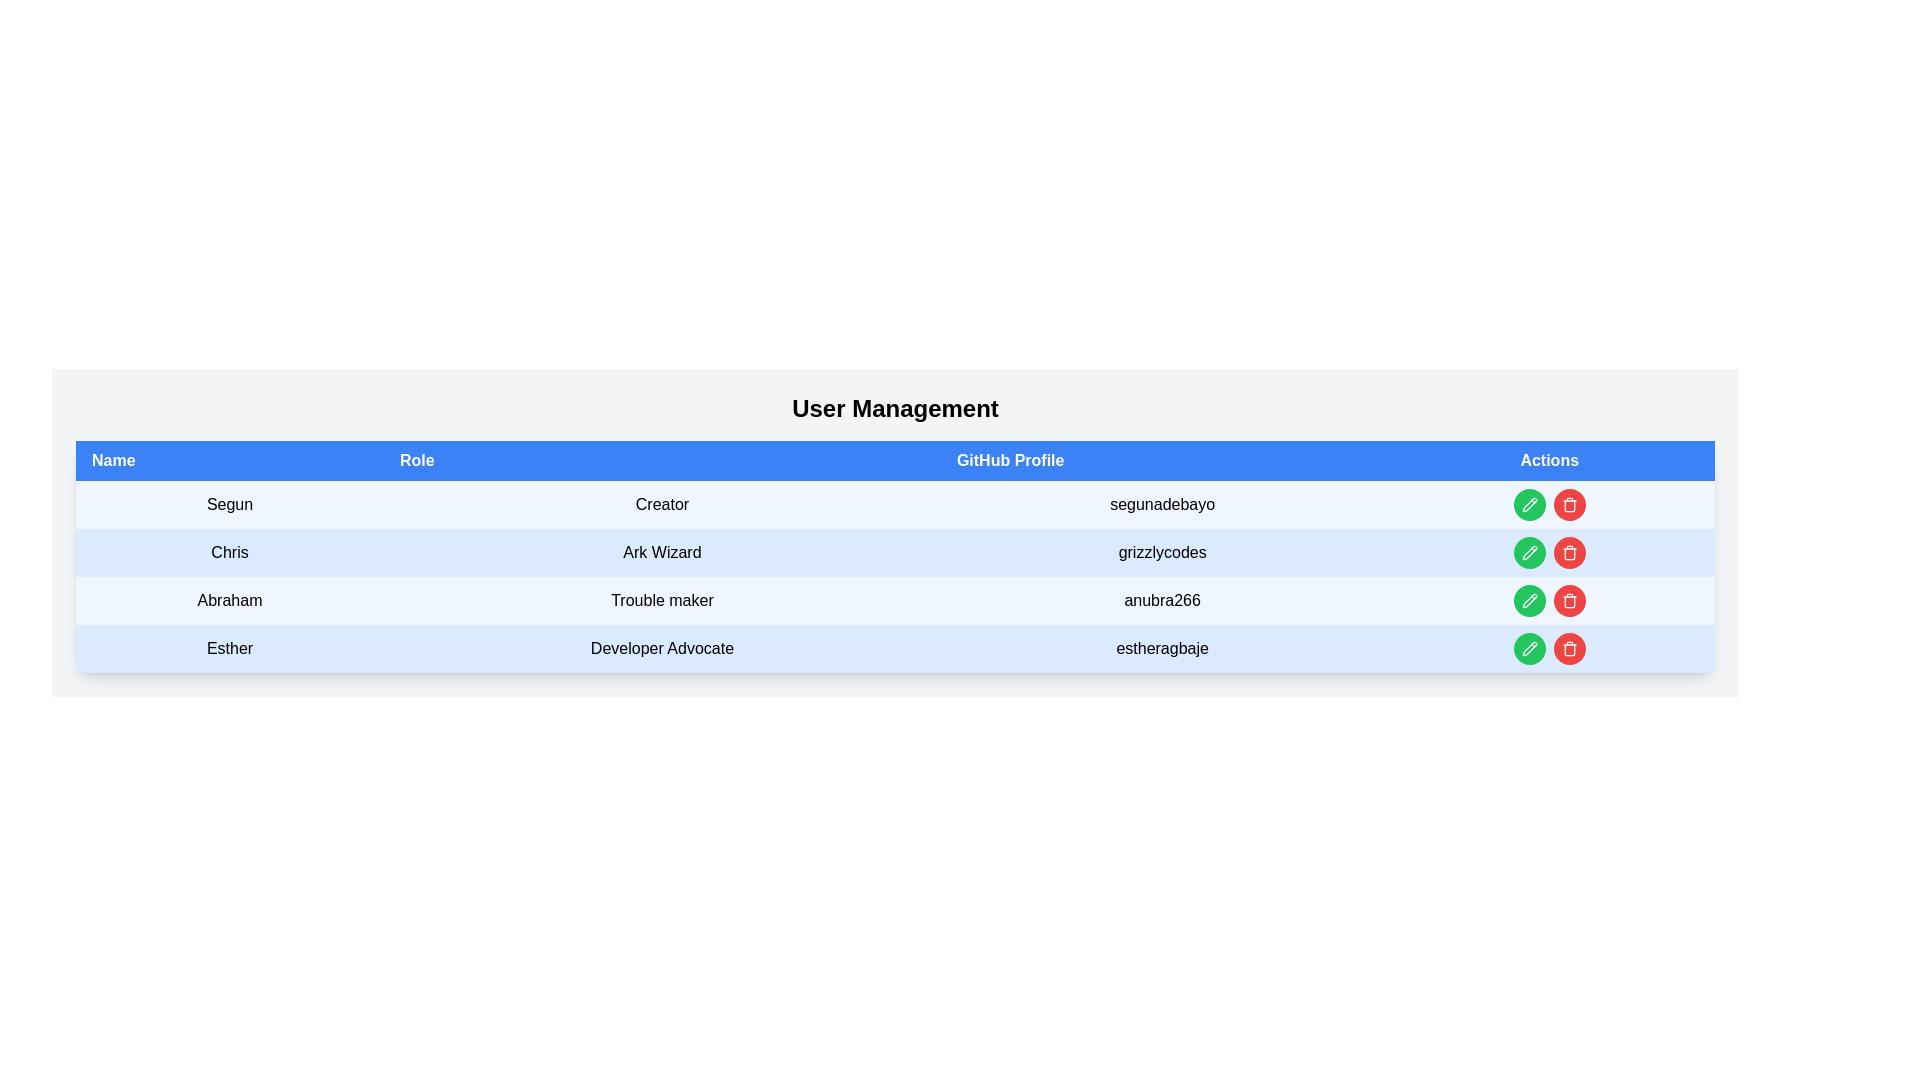 This screenshot has height=1080, width=1920. Describe the element at coordinates (1548, 461) in the screenshot. I see `the Table Header Cell that serves as a header label for the column containing action buttons, located immediately to the right of 'GitHub Profile'` at that location.